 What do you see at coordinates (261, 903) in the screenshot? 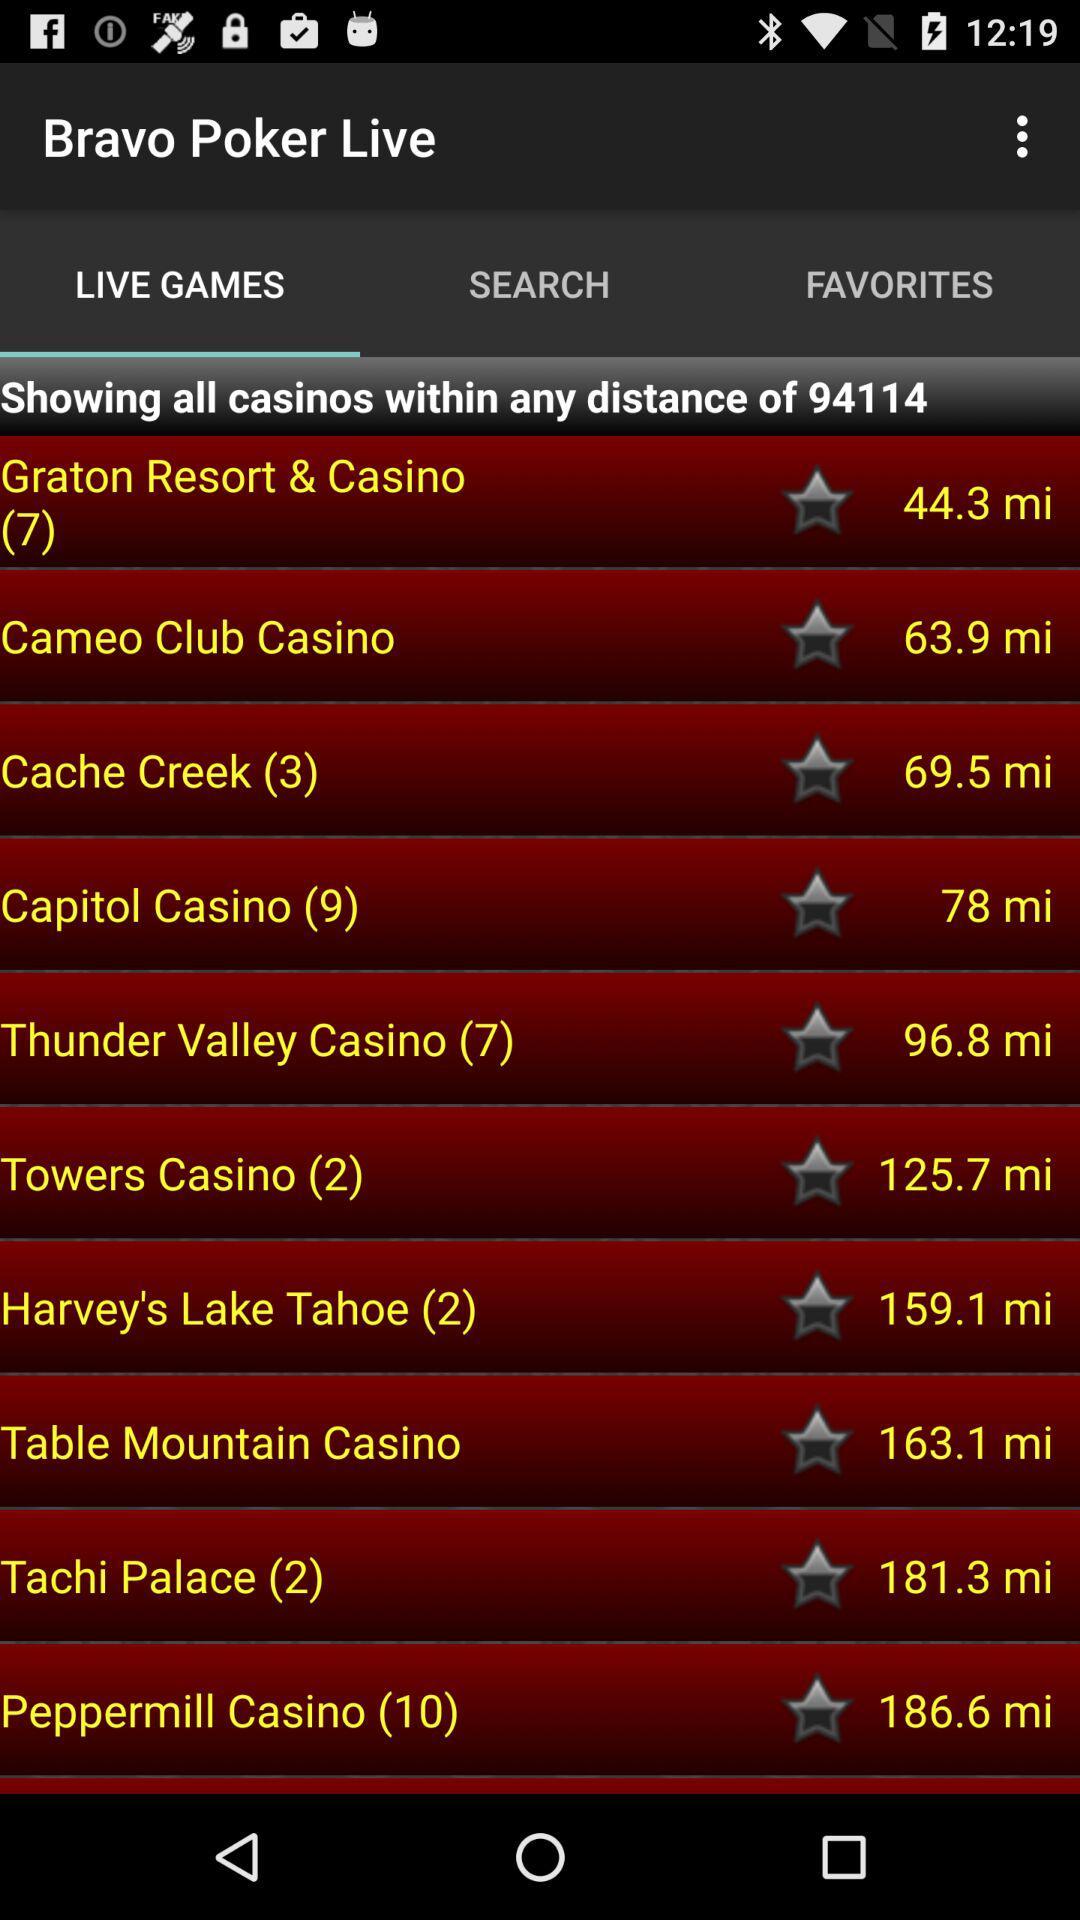
I see `capitol casino (9)` at bounding box center [261, 903].